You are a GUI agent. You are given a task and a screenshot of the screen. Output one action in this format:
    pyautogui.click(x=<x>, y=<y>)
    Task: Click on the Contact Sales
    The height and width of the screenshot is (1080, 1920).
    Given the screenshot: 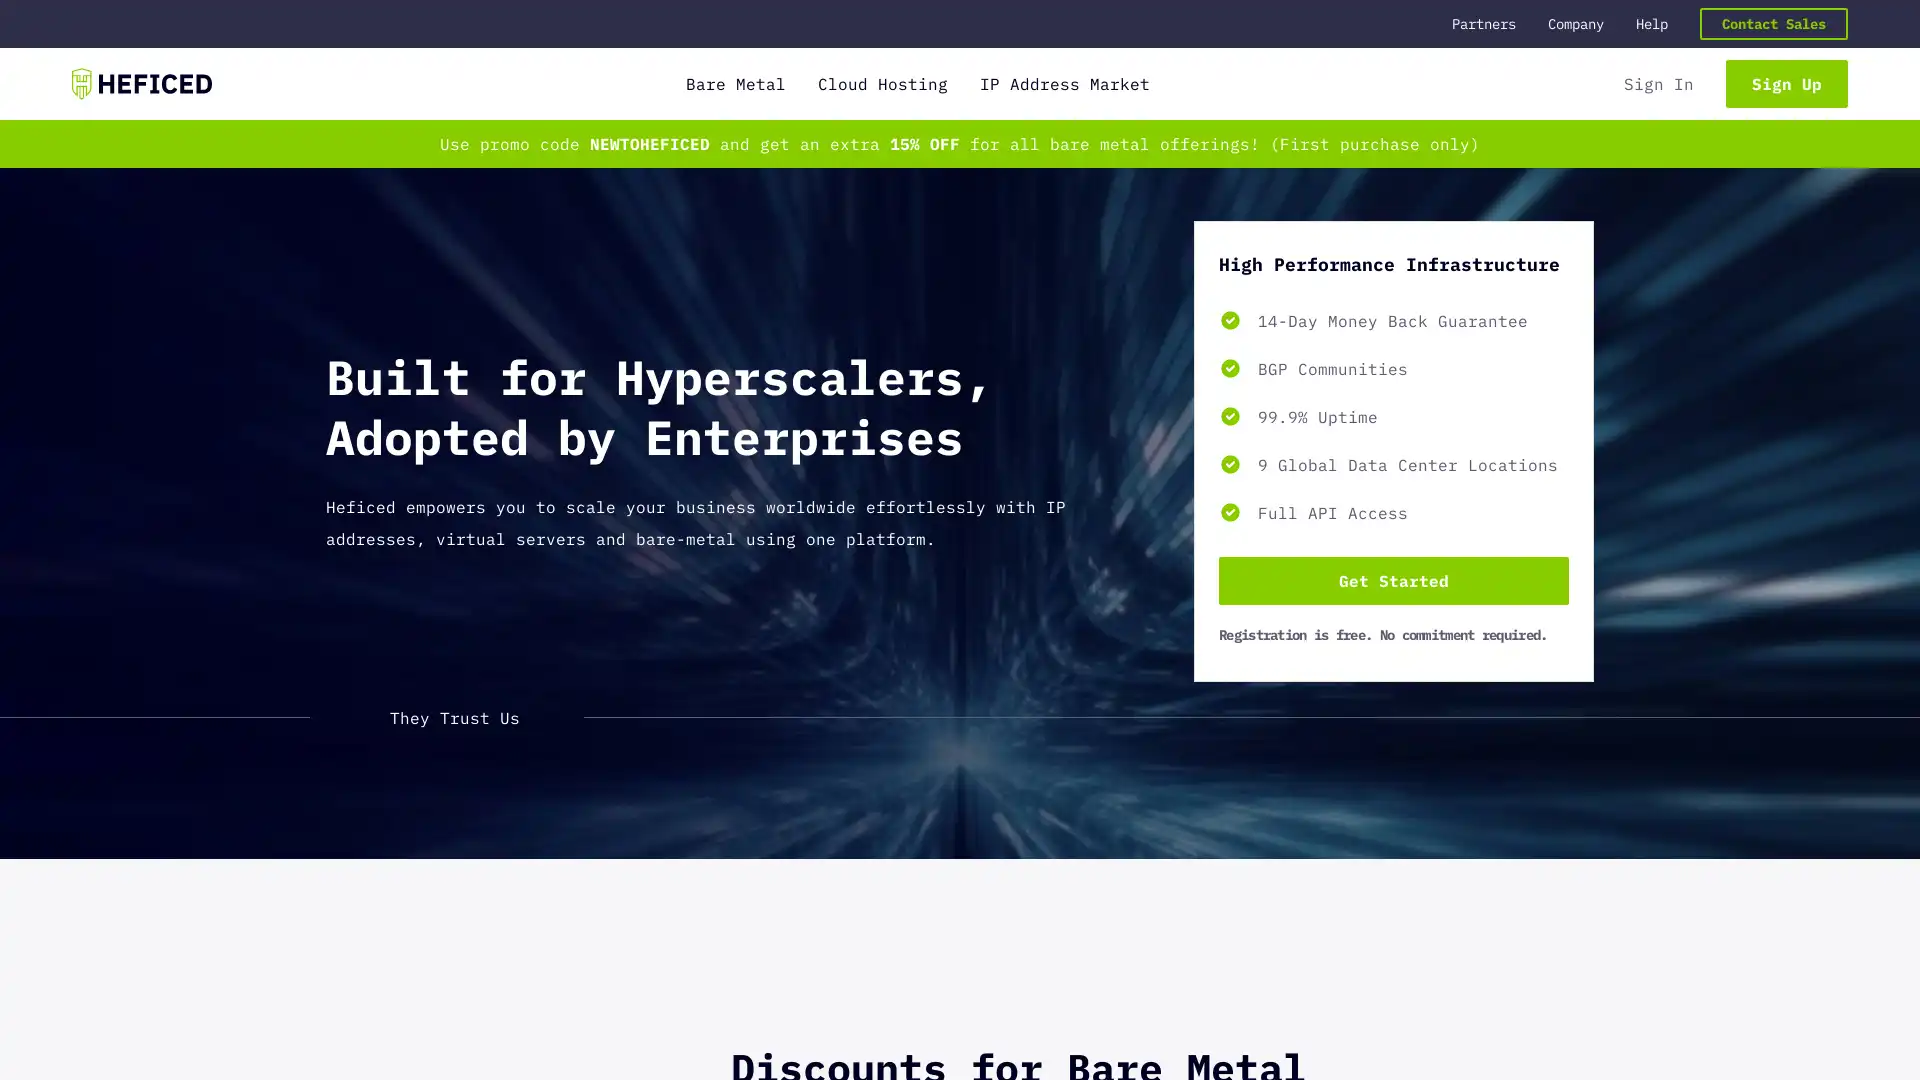 What is the action you would take?
    pyautogui.click(x=1774, y=23)
    